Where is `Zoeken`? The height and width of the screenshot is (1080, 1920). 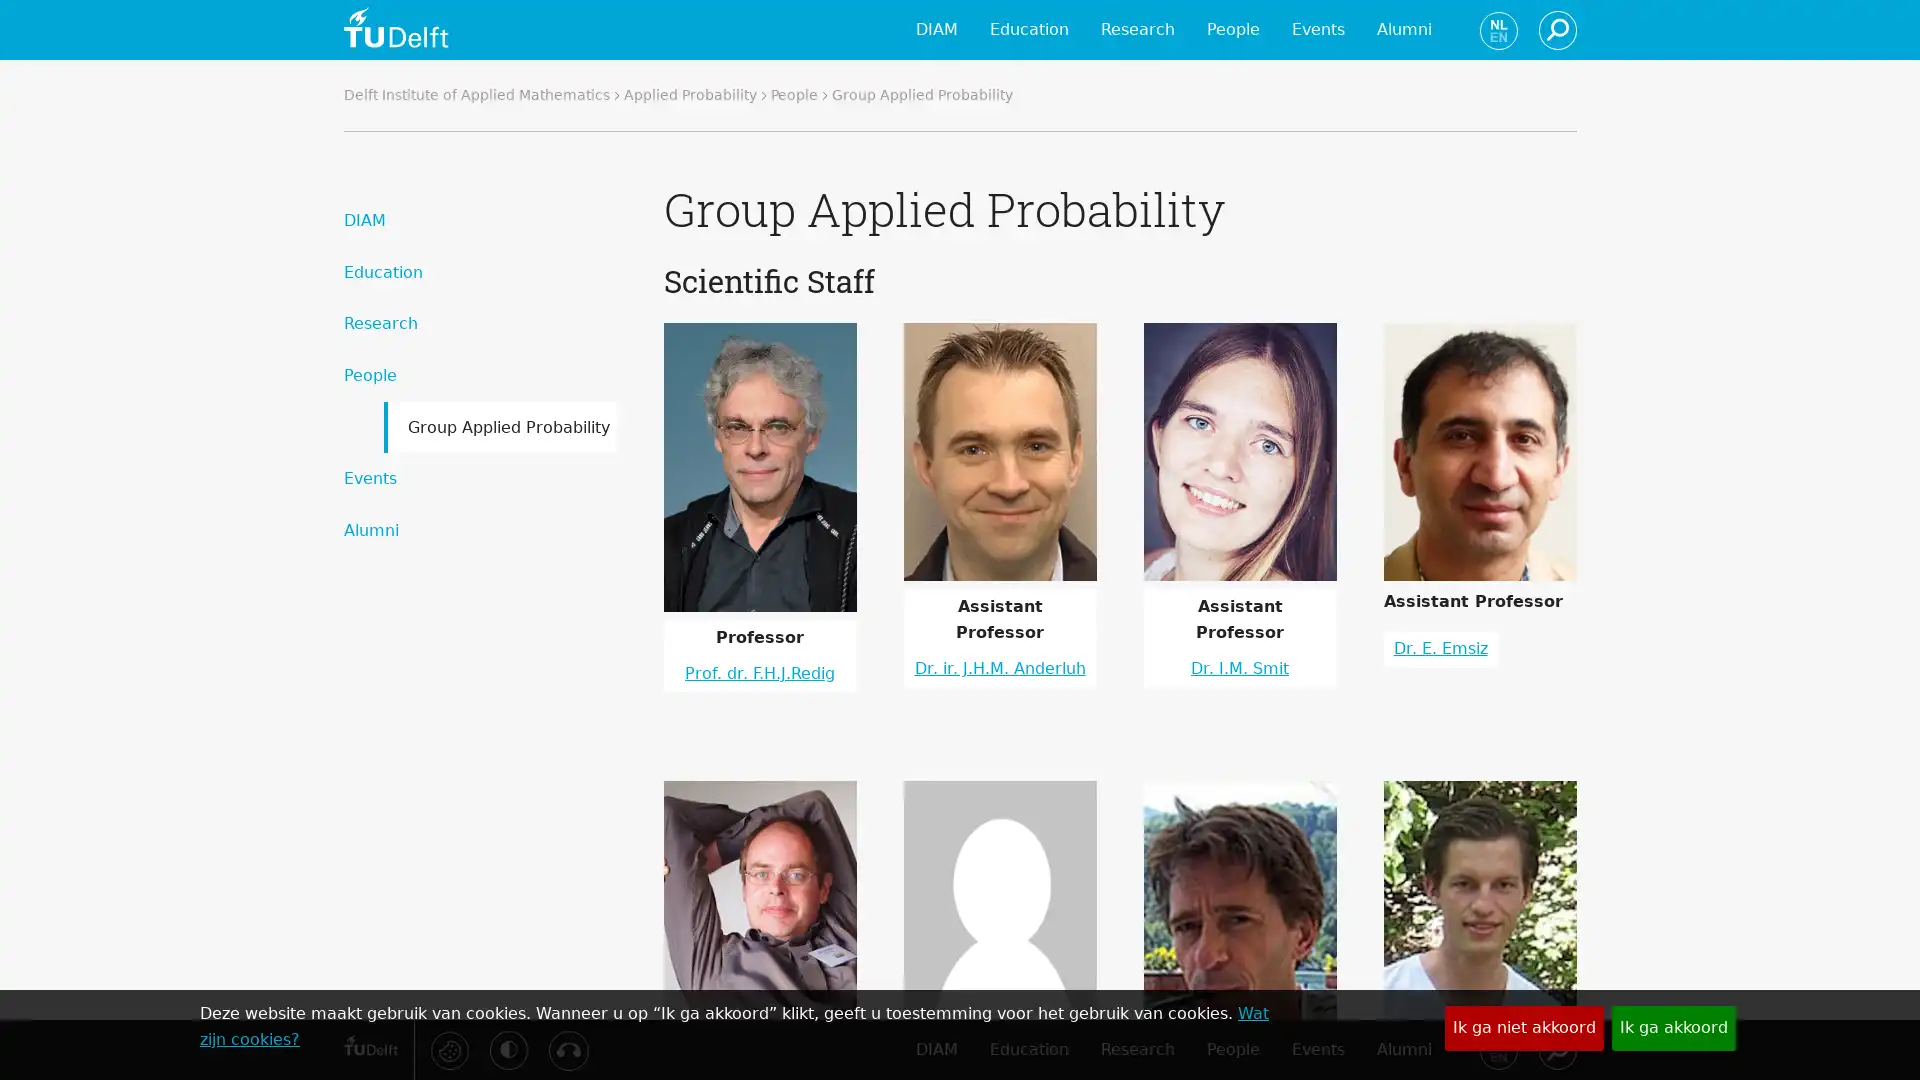
Zoeken is located at coordinates (1555, 1048).